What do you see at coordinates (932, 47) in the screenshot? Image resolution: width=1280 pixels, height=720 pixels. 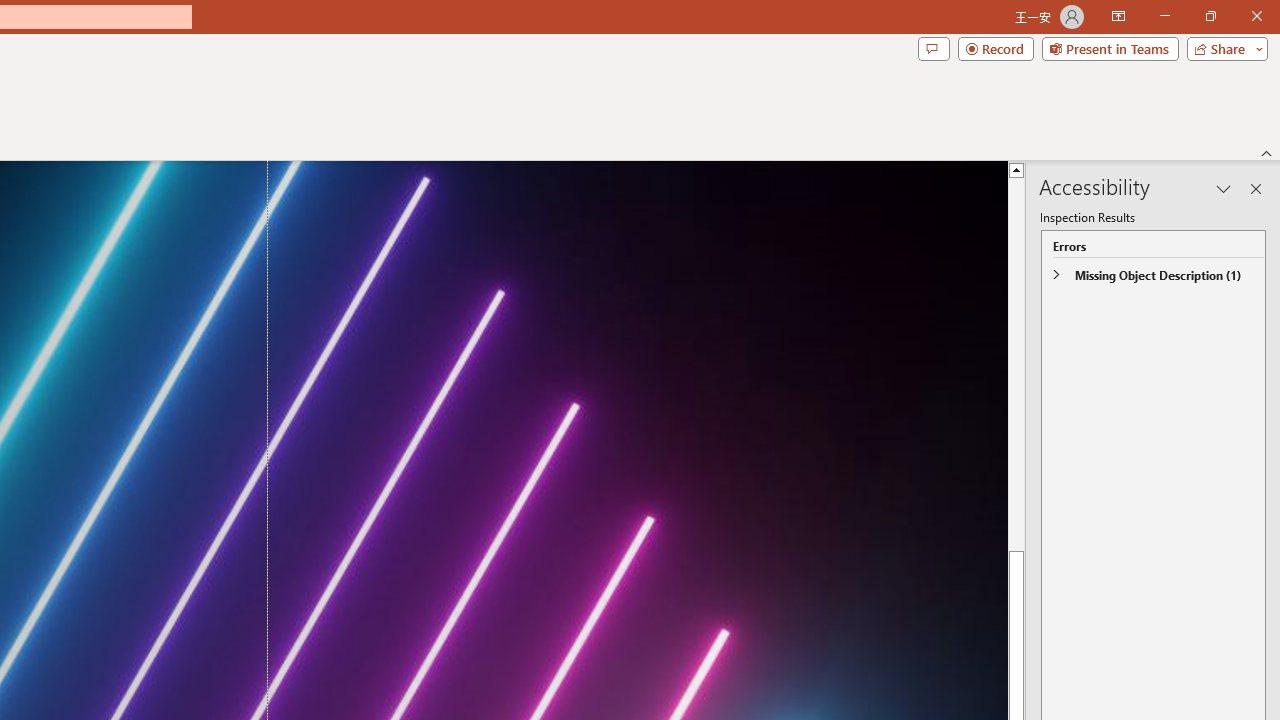 I see `'Comments'` at bounding box center [932, 47].